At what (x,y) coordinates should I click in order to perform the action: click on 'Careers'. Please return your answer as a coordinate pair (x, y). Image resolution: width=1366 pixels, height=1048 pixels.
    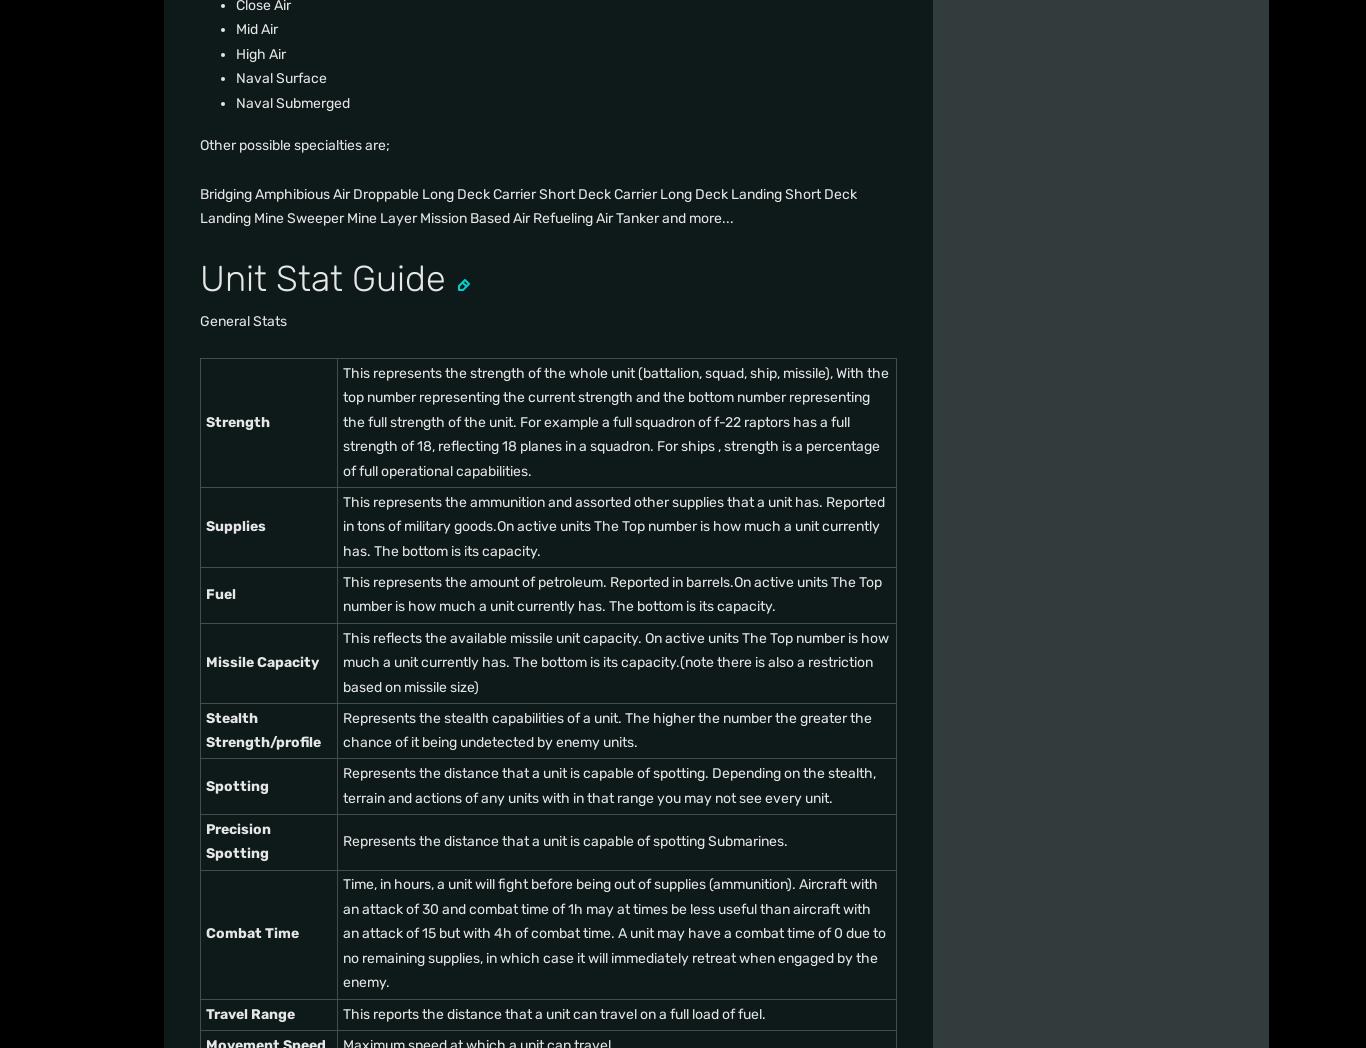
    Looking at the image, I should click on (499, 312).